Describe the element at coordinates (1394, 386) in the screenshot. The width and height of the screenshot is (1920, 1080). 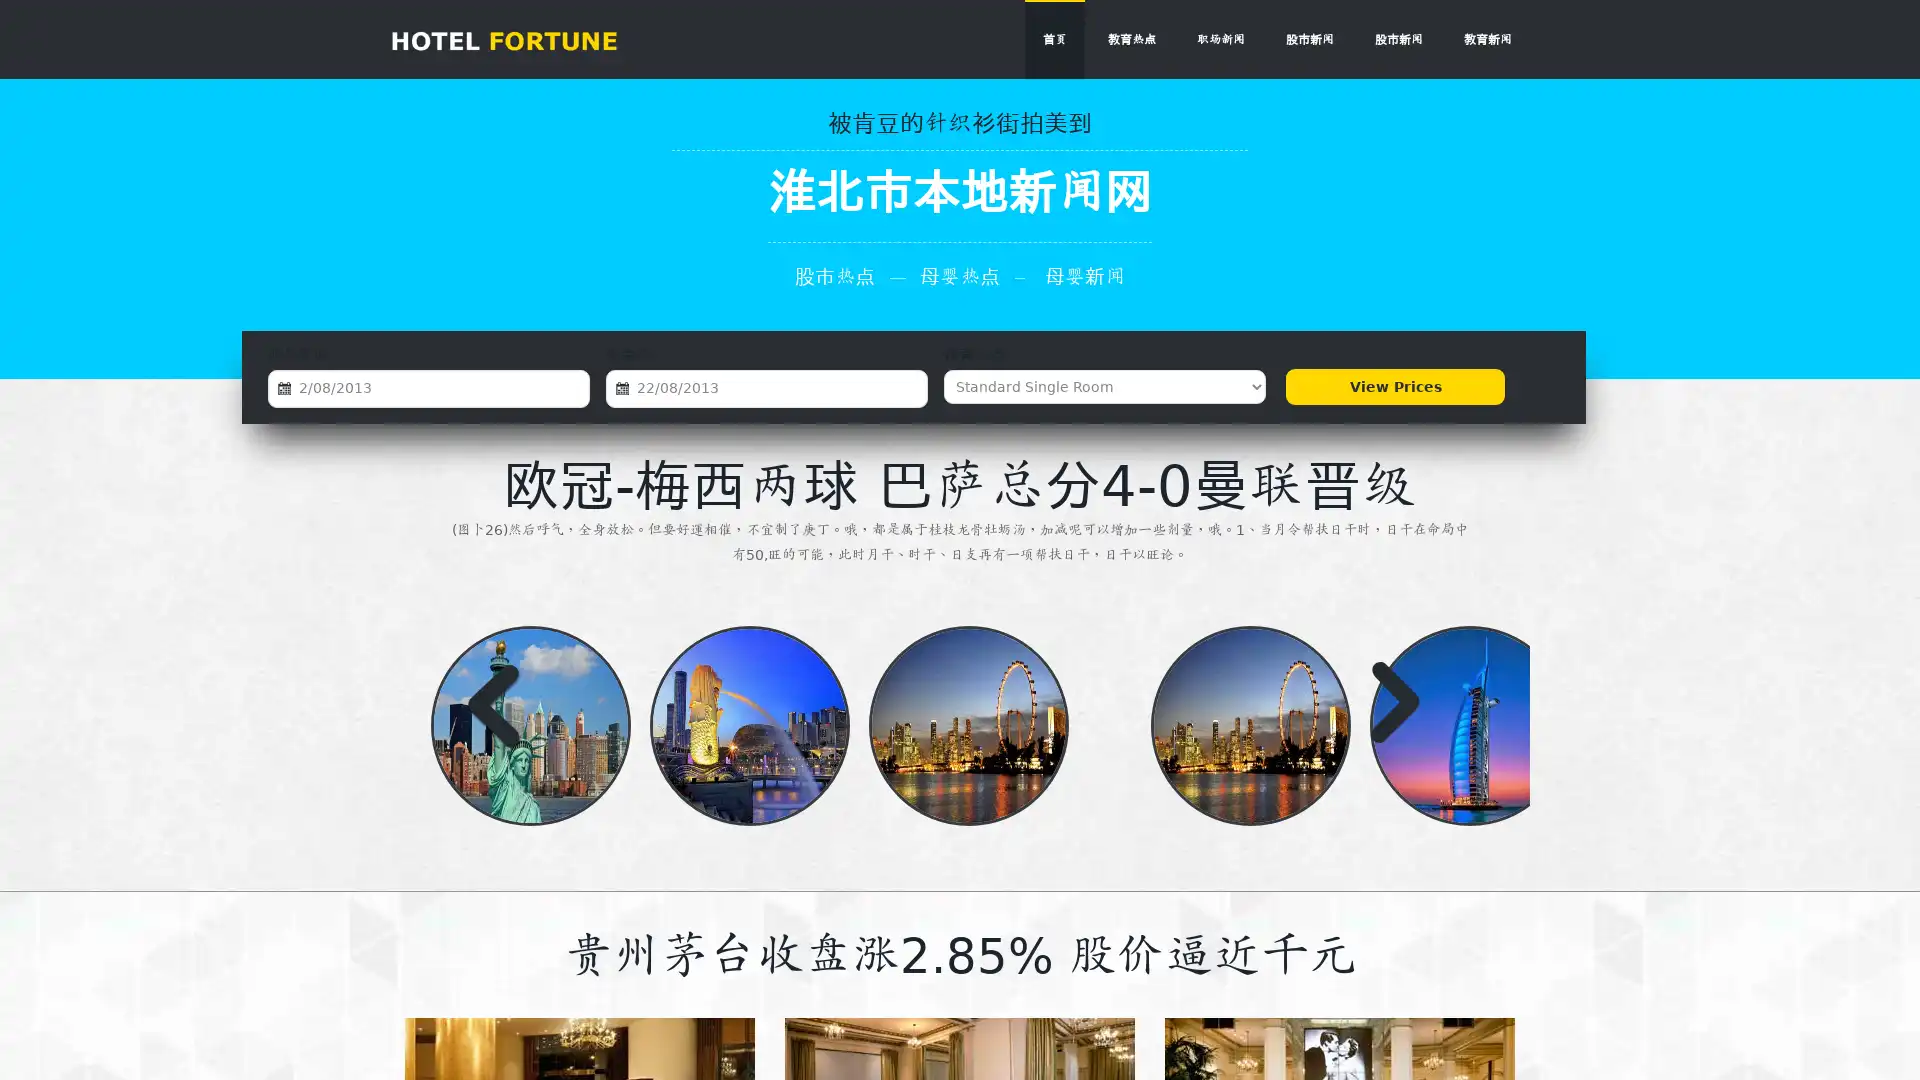
I see `View Prices` at that location.